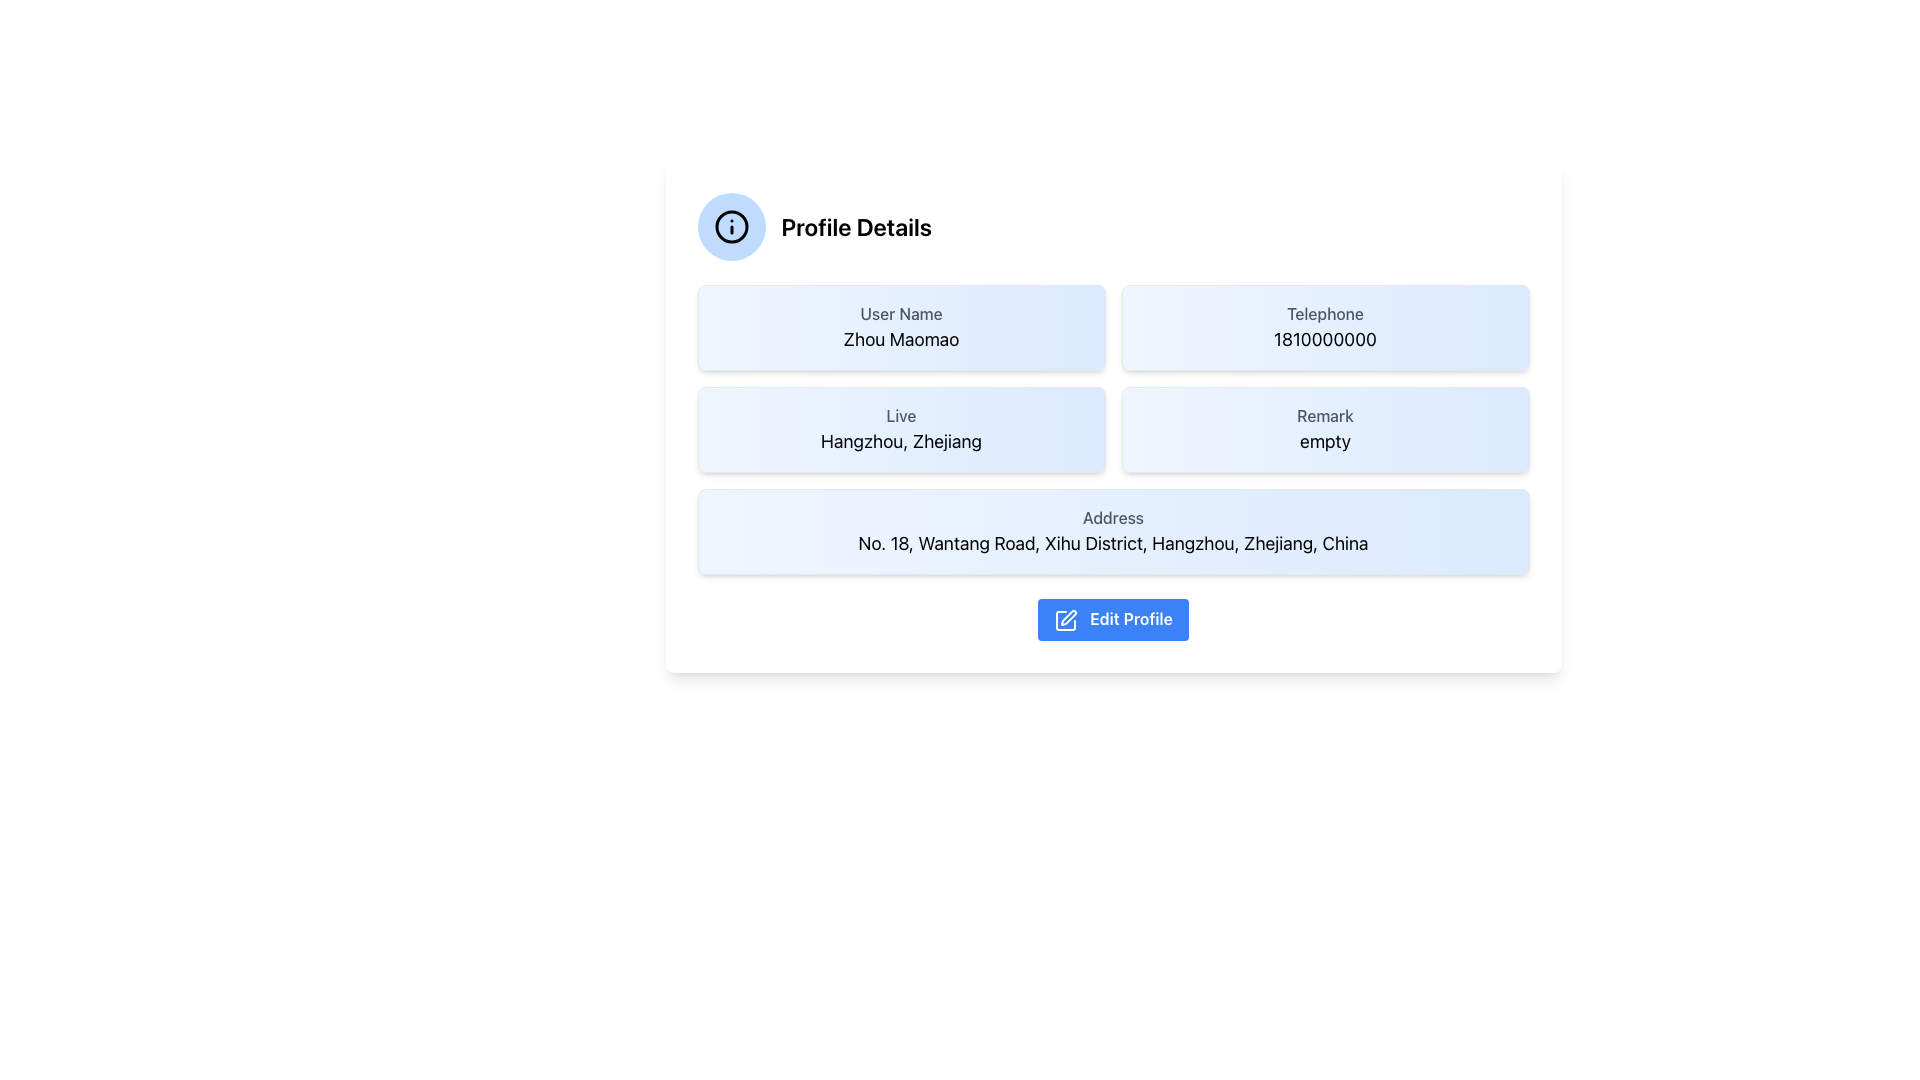 Image resolution: width=1920 pixels, height=1080 pixels. What do you see at coordinates (856, 226) in the screenshot?
I see `the 'Profile Details' text label, which is styled in bold and black, located at the top-left section of the content area, to the right of an icon within a blue circular background` at bounding box center [856, 226].